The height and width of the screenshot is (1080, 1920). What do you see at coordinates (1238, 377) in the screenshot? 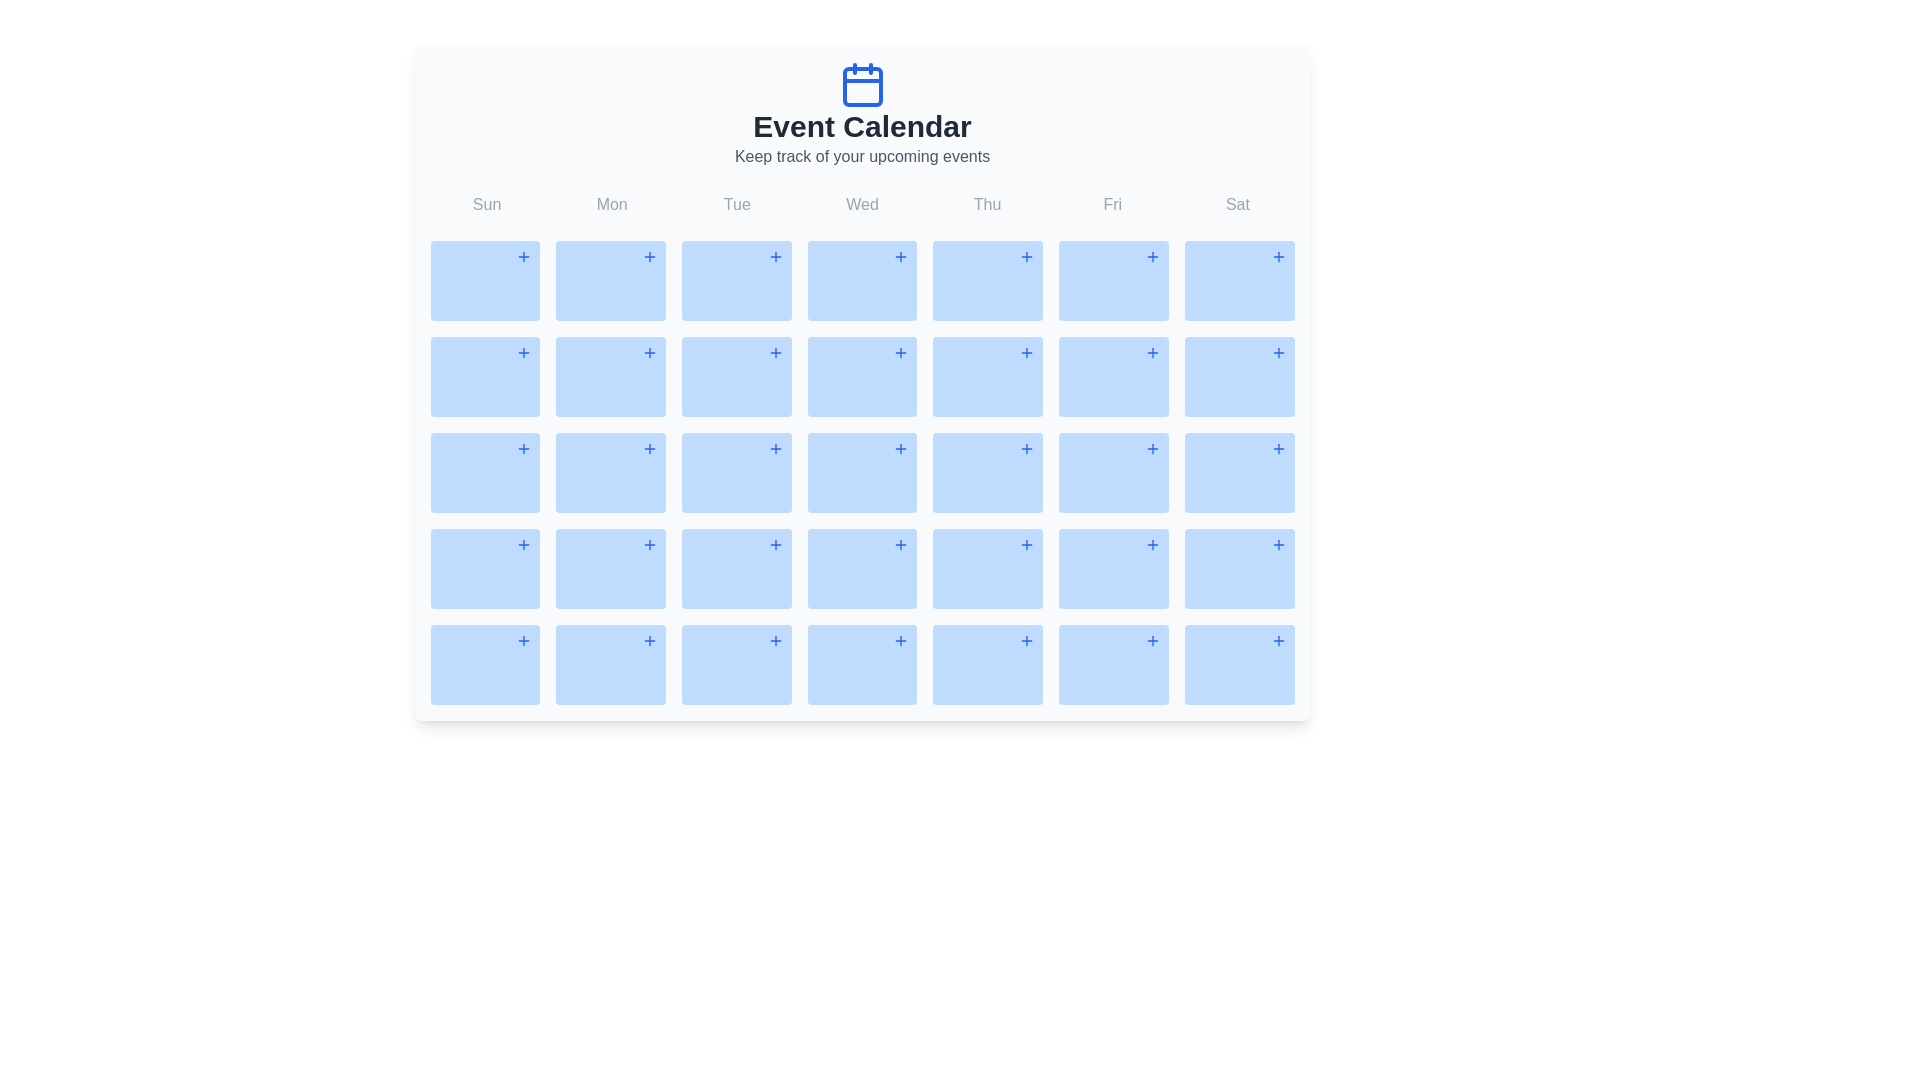
I see `the '+' symbol in the interactive calendar day element located in the sixth column and third row of the Event Calendar grid` at bounding box center [1238, 377].